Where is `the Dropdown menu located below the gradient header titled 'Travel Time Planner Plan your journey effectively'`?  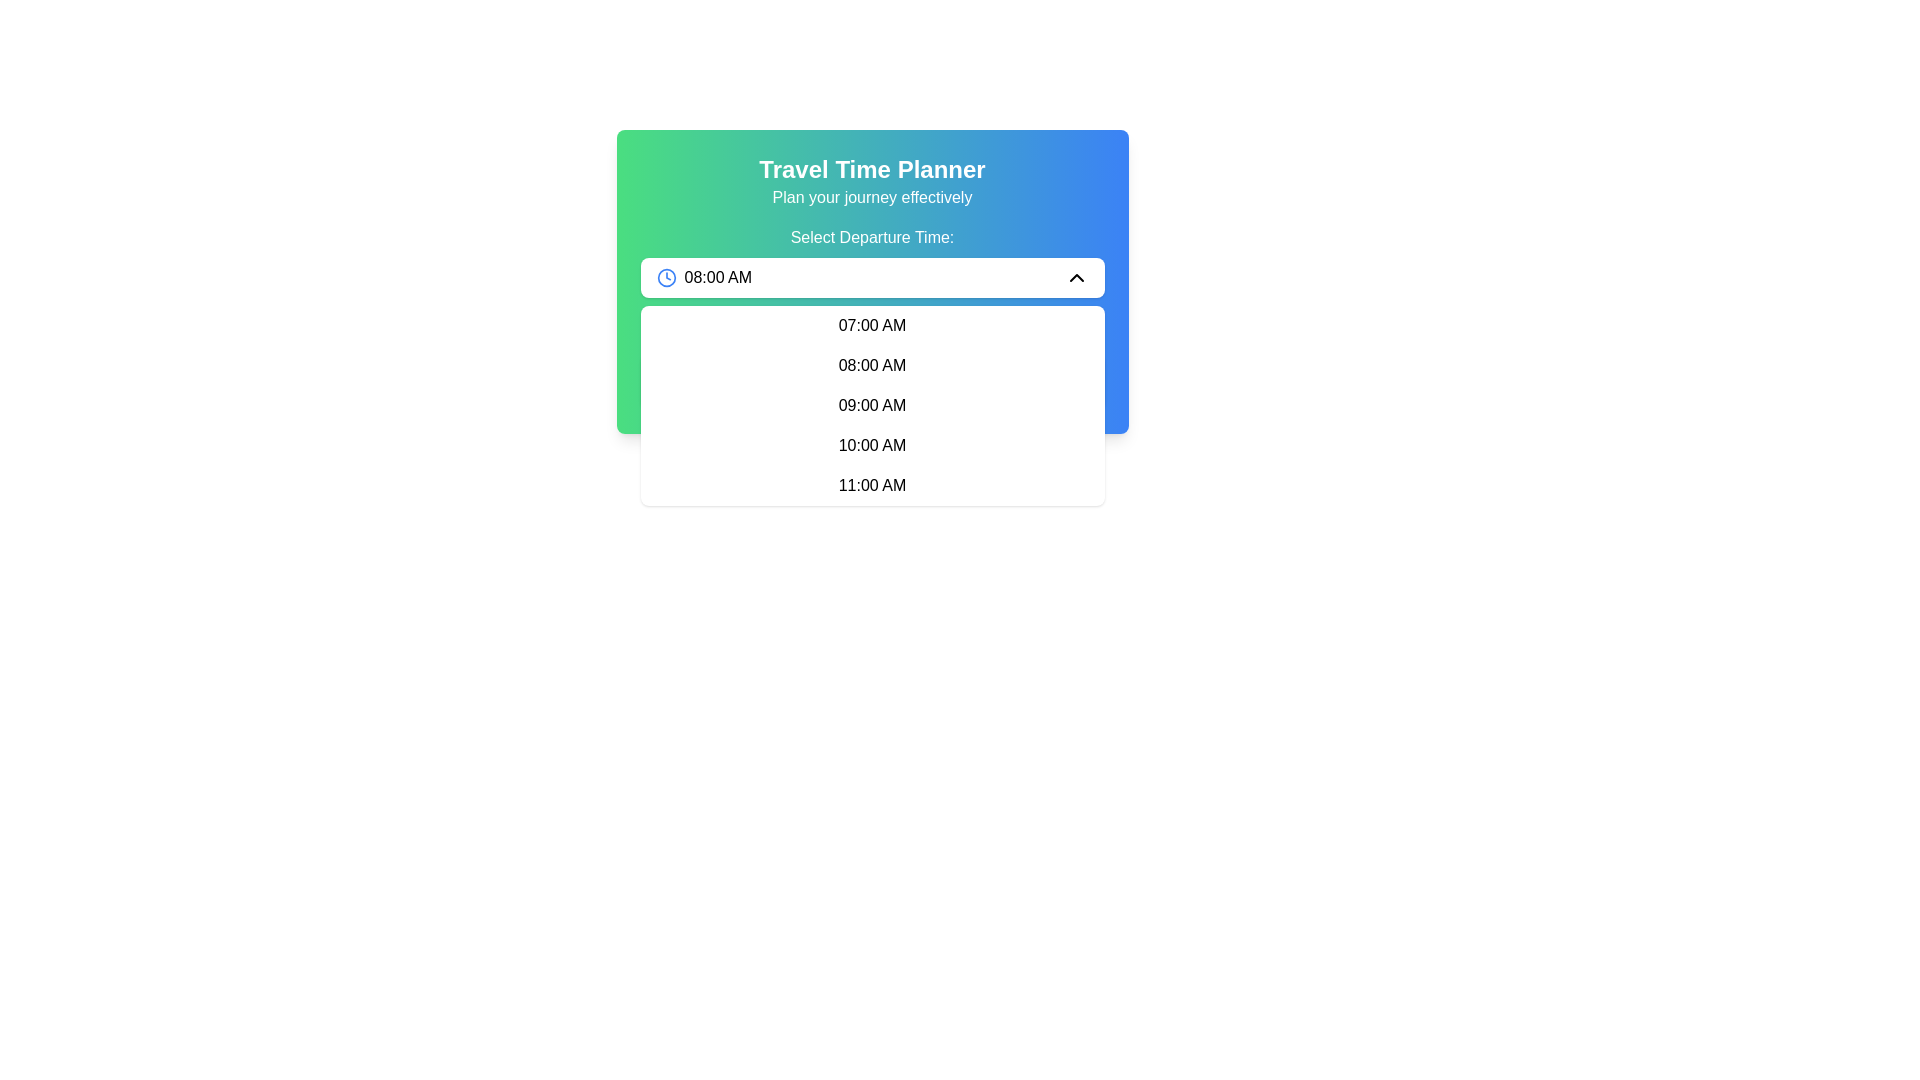 the Dropdown menu located below the gradient header titled 'Travel Time Planner Plan your journey effectively' is located at coordinates (872, 261).